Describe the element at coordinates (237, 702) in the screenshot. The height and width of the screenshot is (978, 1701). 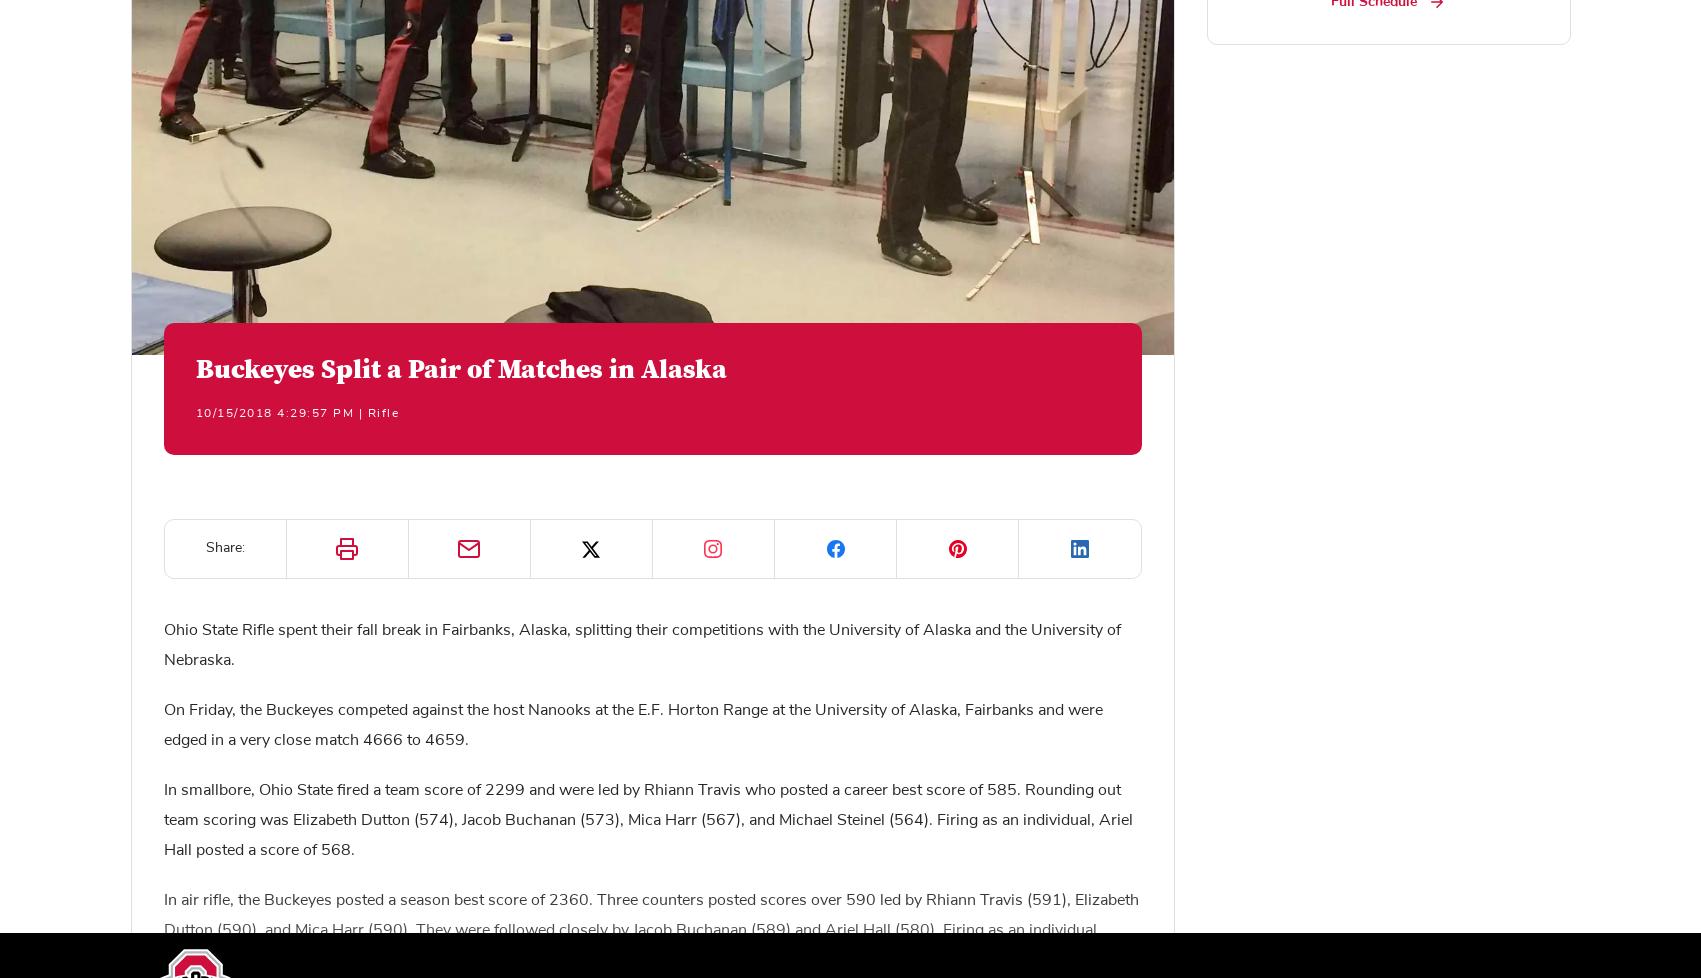
I see `'Shop Now'` at that location.